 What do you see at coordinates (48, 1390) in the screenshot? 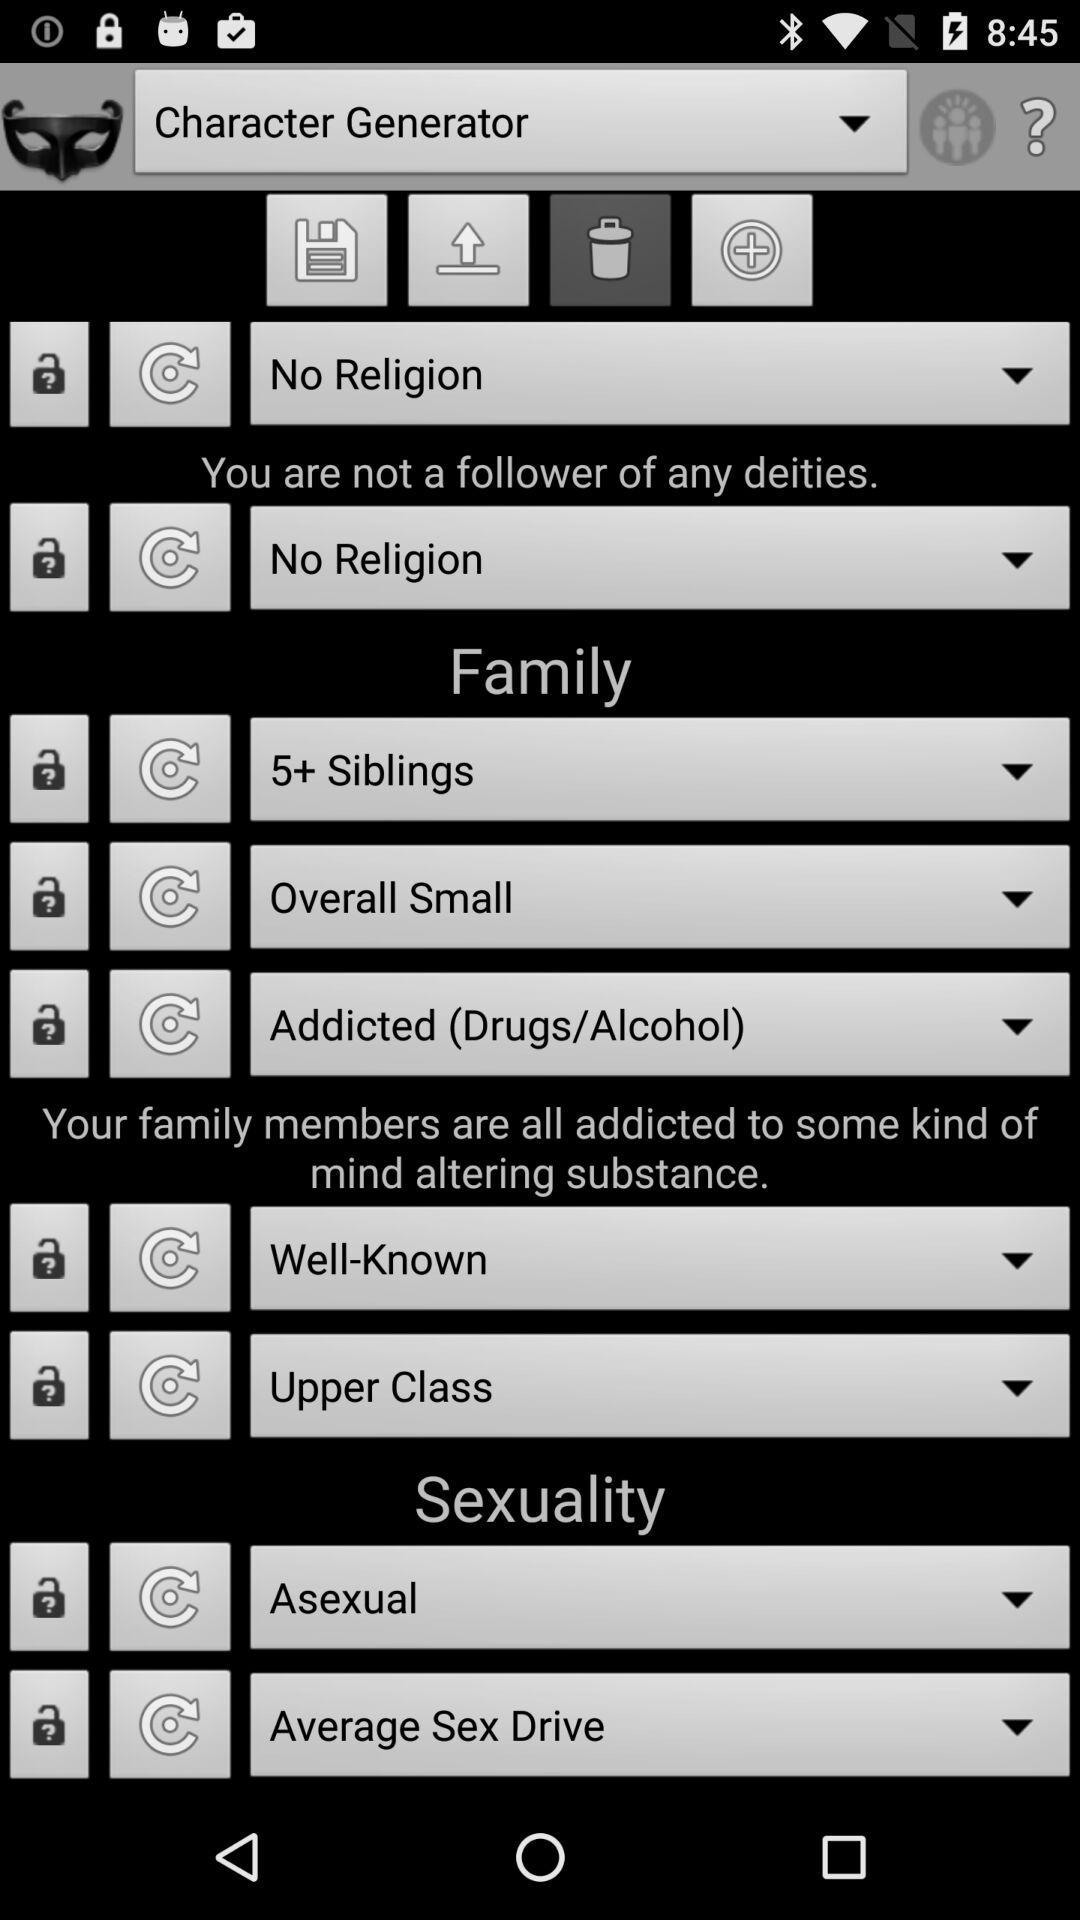
I see `lock class option` at bounding box center [48, 1390].